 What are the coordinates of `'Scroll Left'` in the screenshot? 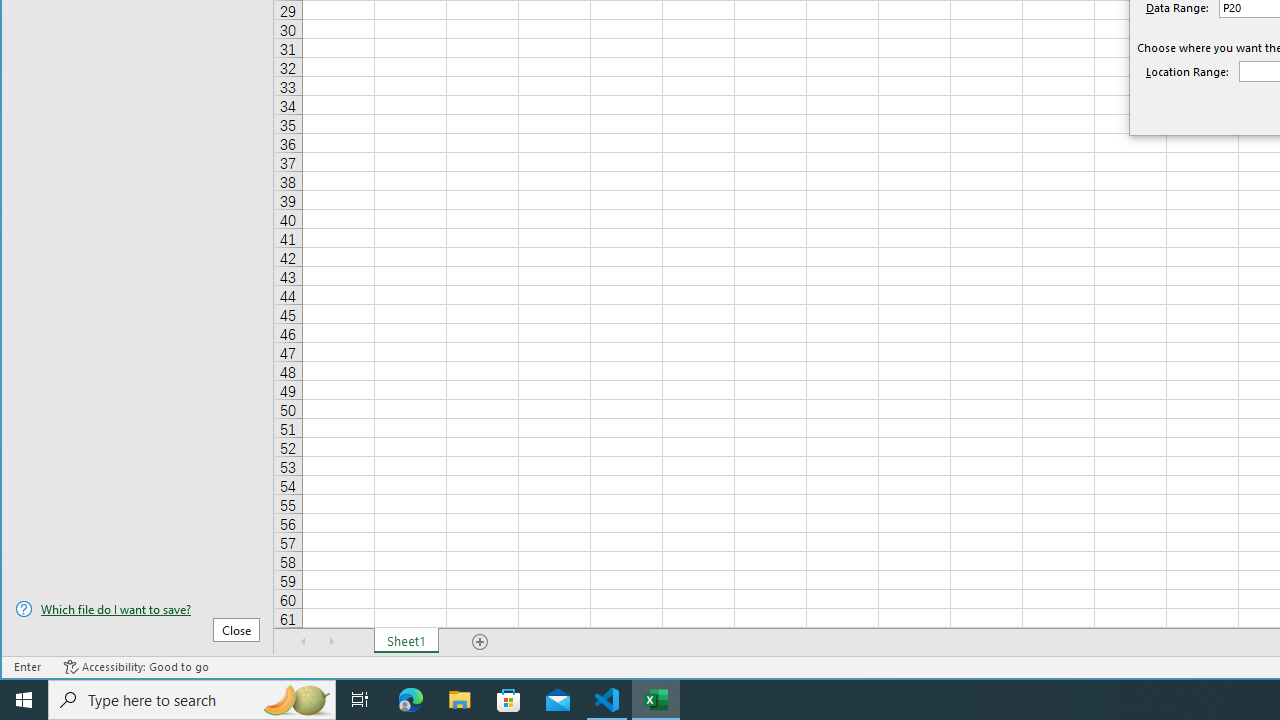 It's located at (303, 641).